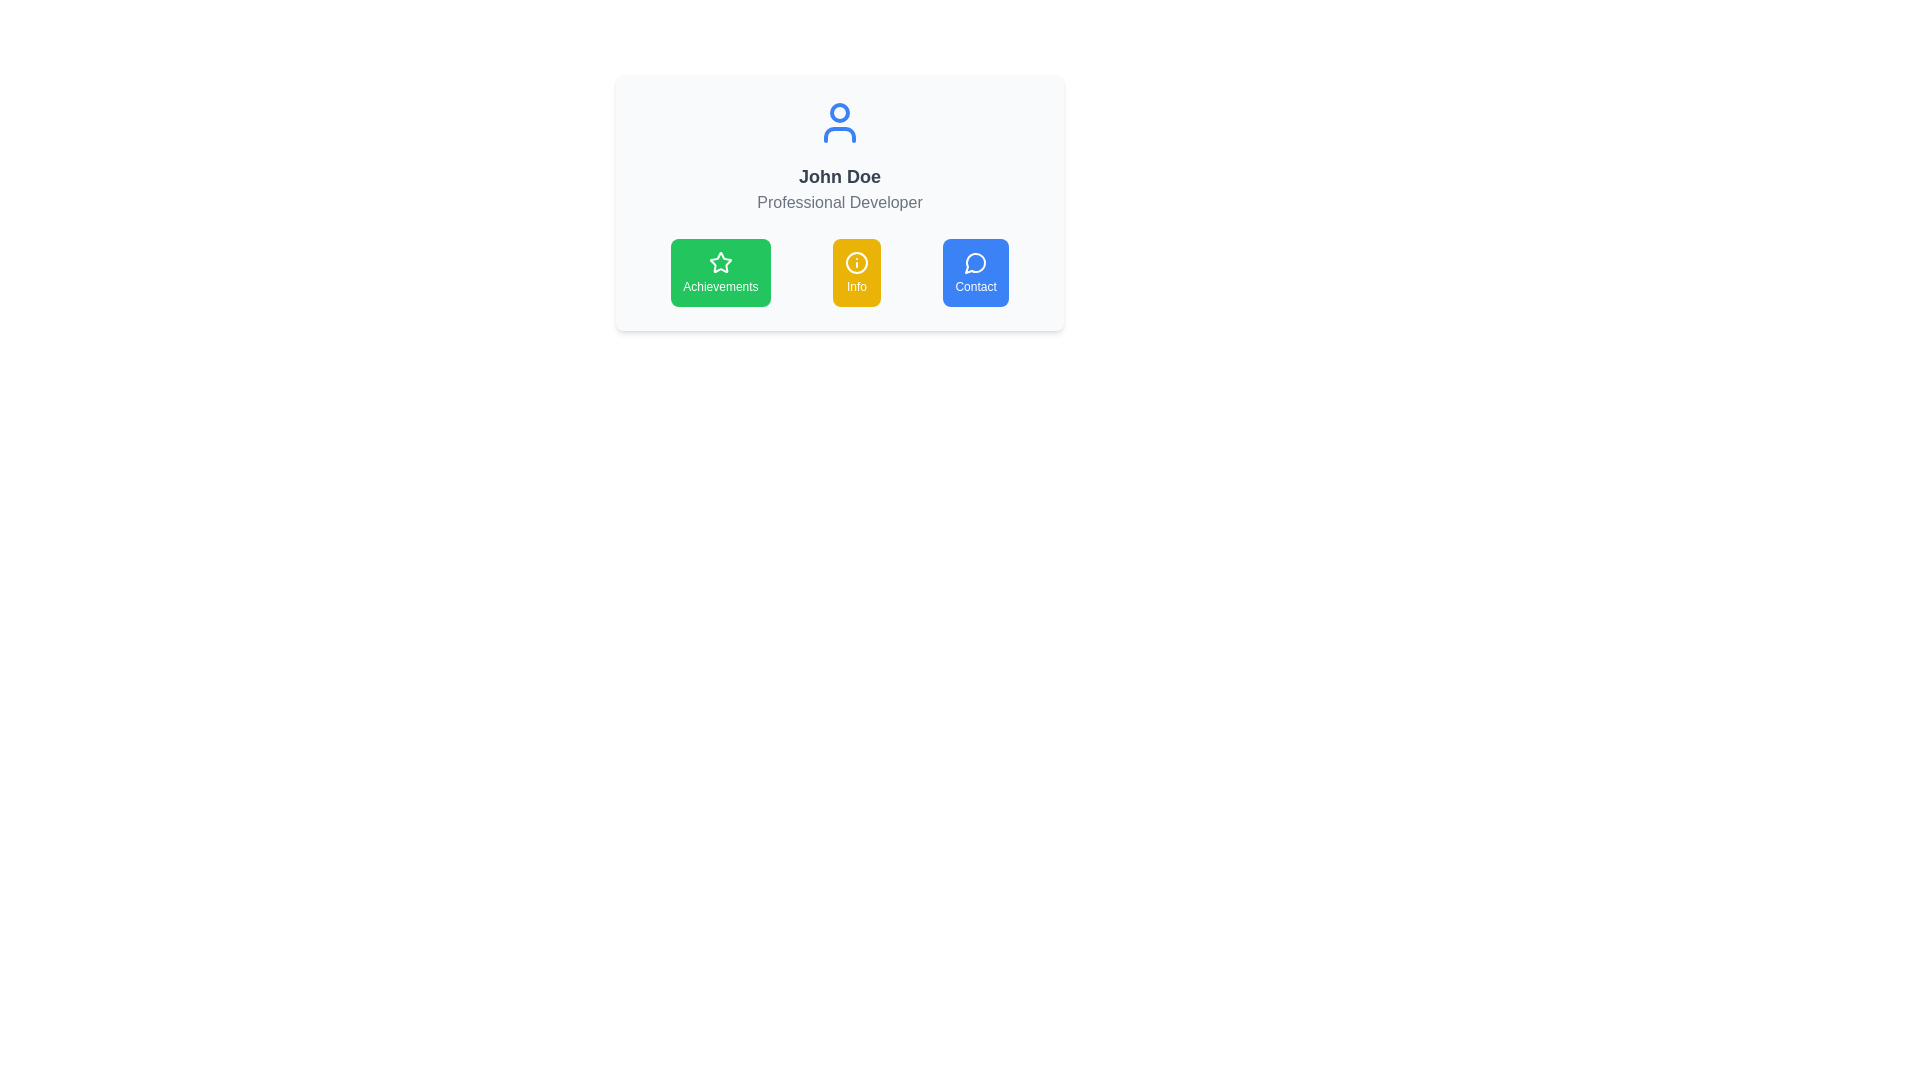  What do you see at coordinates (720, 261) in the screenshot?
I see `the icon within the 'Achievements' button that symbolizes recognition or awards, located to the left of the 'Info' and 'Contact' buttons` at bounding box center [720, 261].